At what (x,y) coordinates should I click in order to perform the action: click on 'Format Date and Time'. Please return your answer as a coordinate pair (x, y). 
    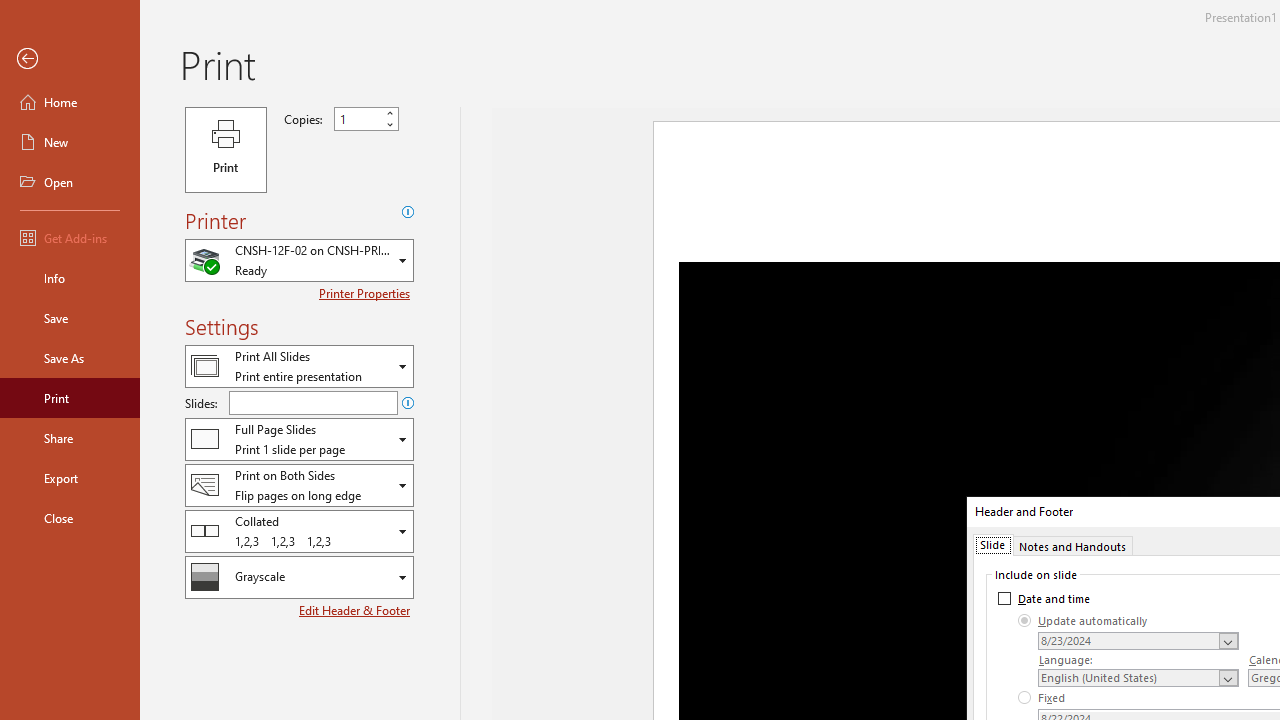
    Looking at the image, I should click on (1138, 641).